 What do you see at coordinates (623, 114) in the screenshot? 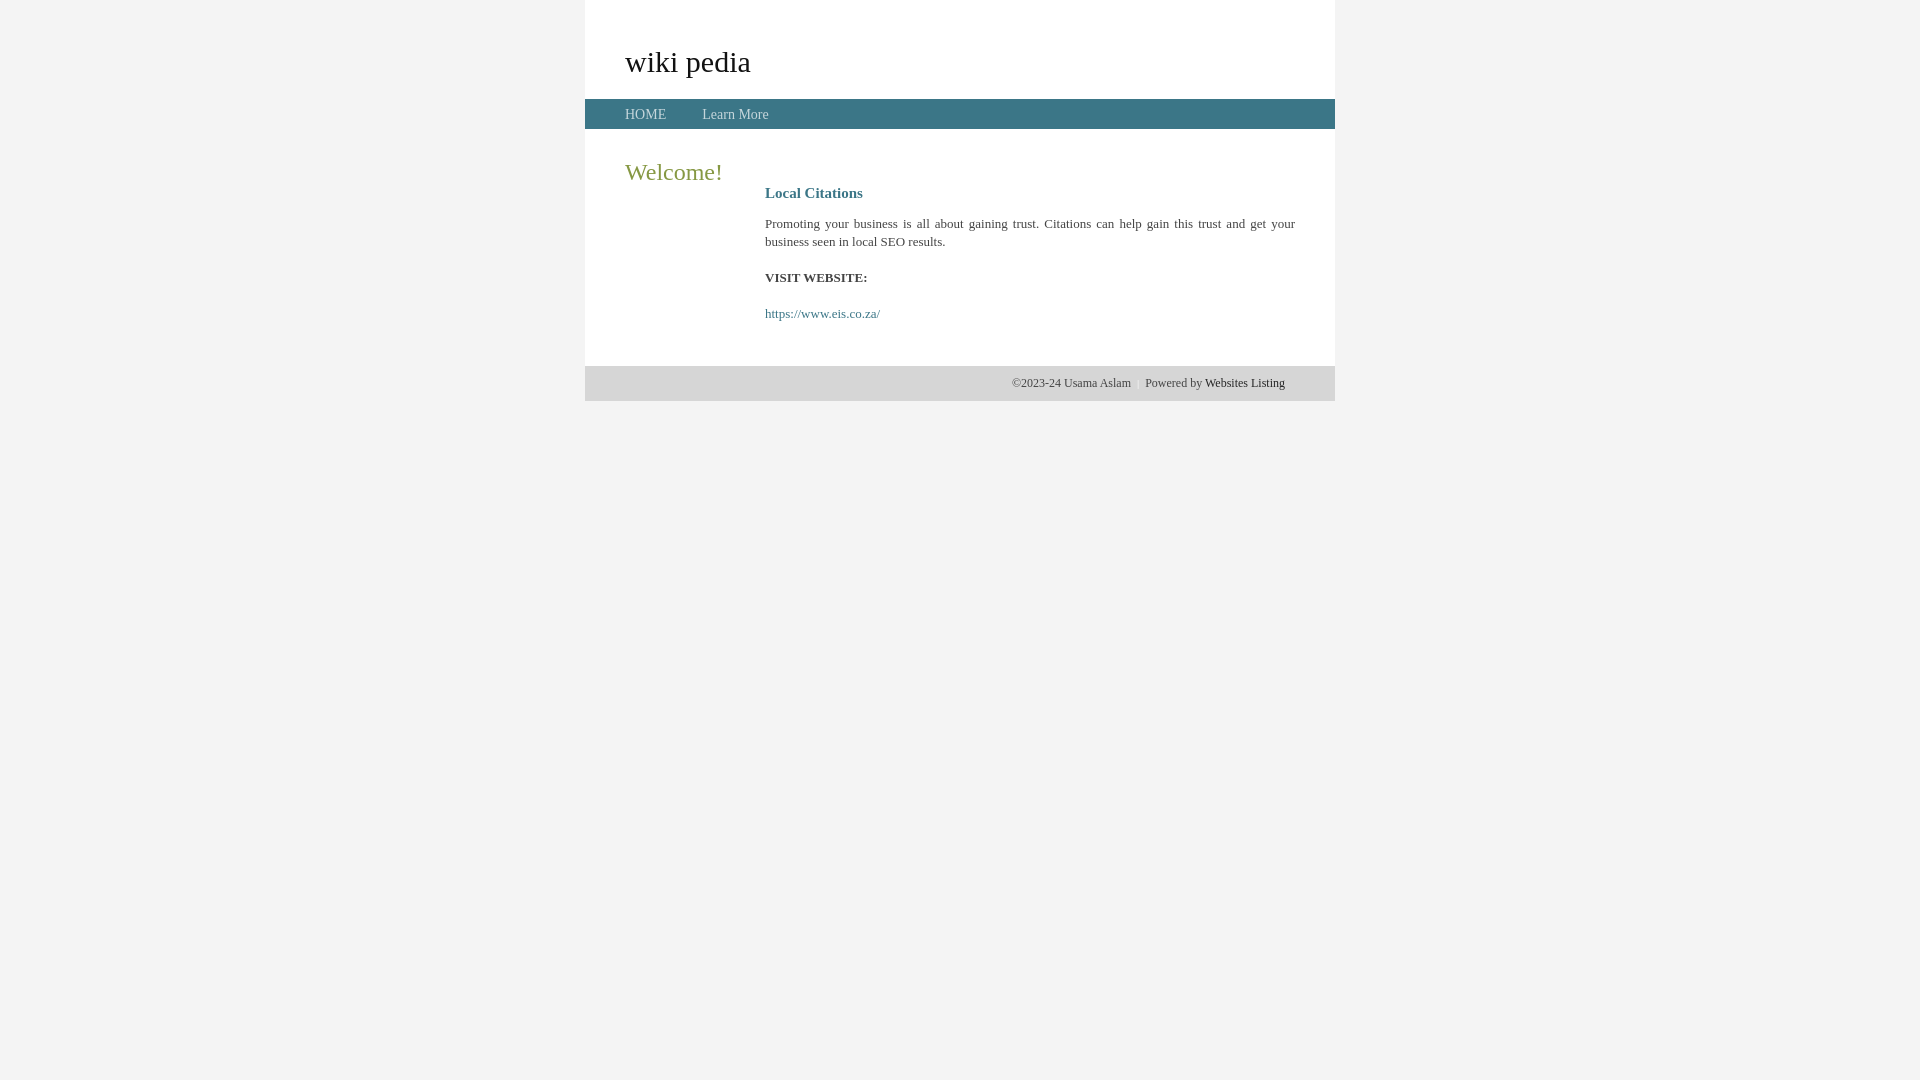
I see `'HOME'` at bounding box center [623, 114].